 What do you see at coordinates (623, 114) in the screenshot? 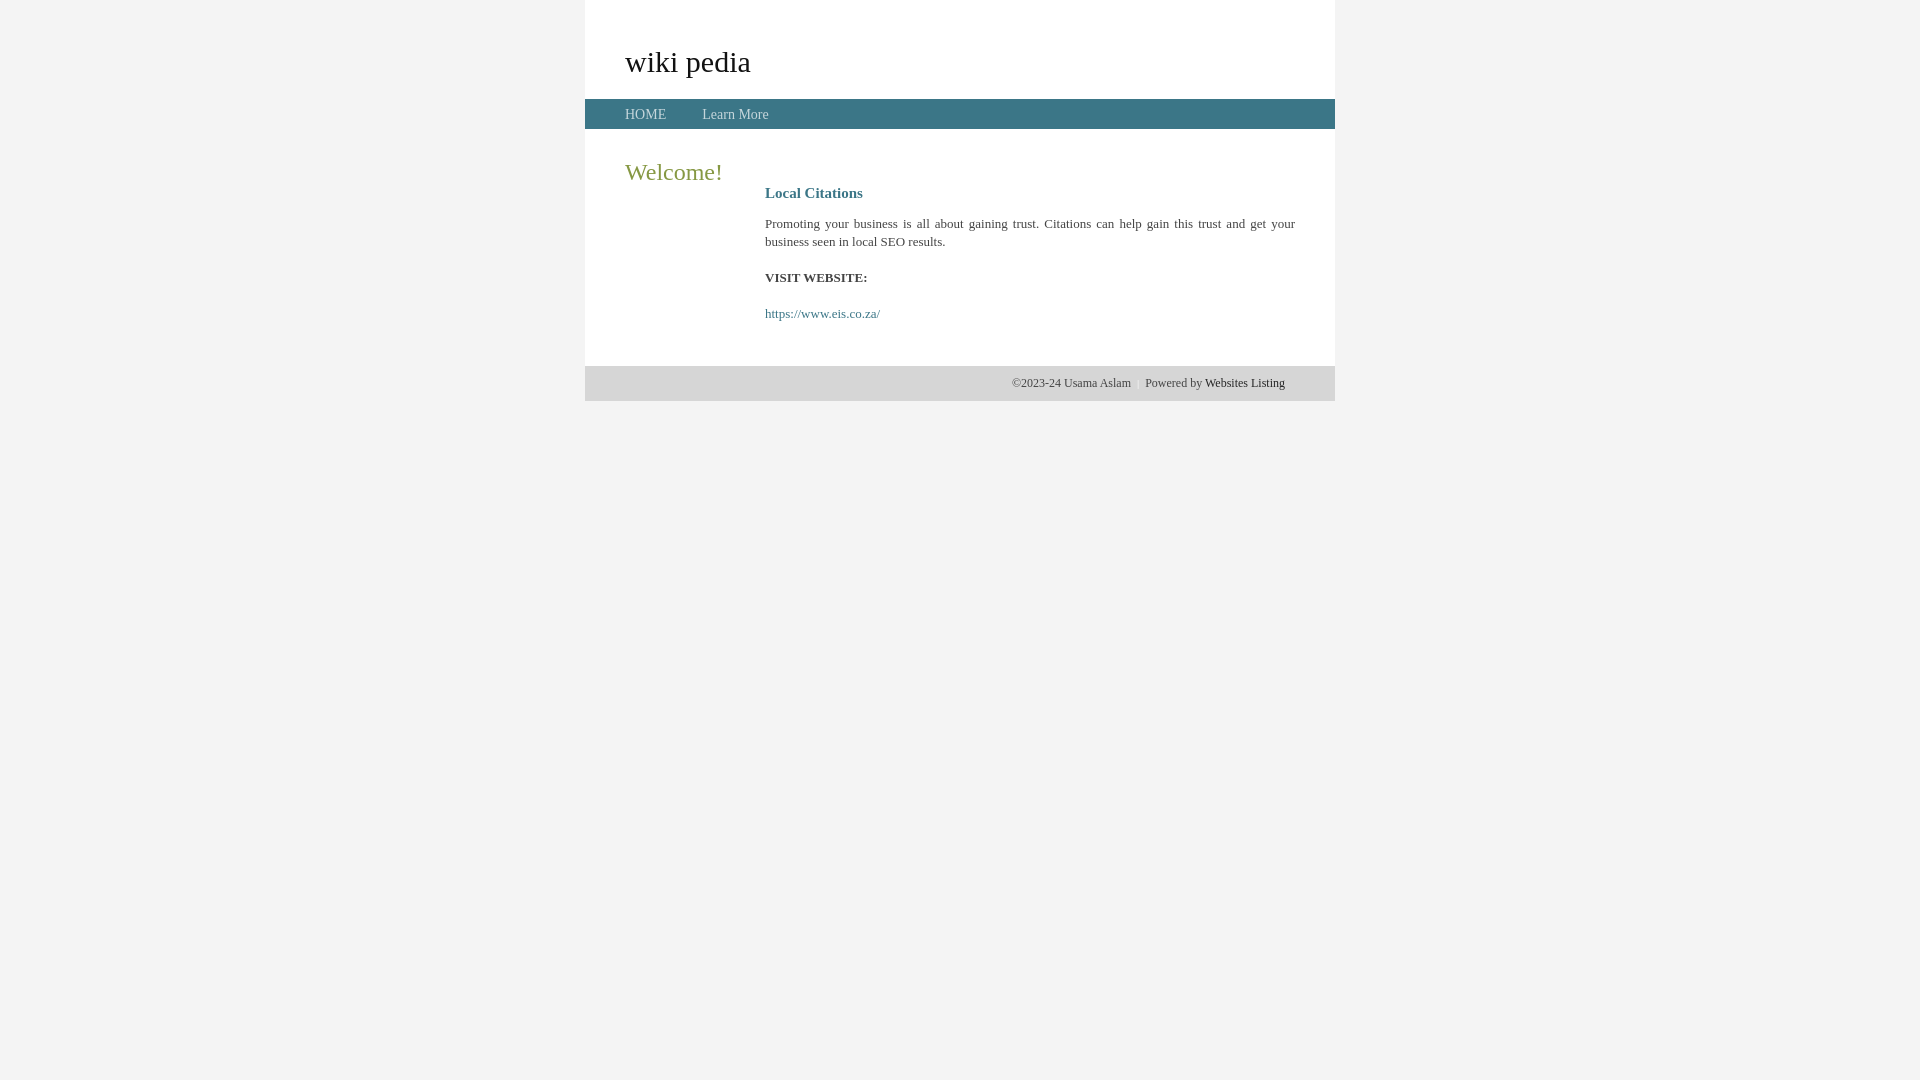
I see `'HOME'` at bounding box center [623, 114].